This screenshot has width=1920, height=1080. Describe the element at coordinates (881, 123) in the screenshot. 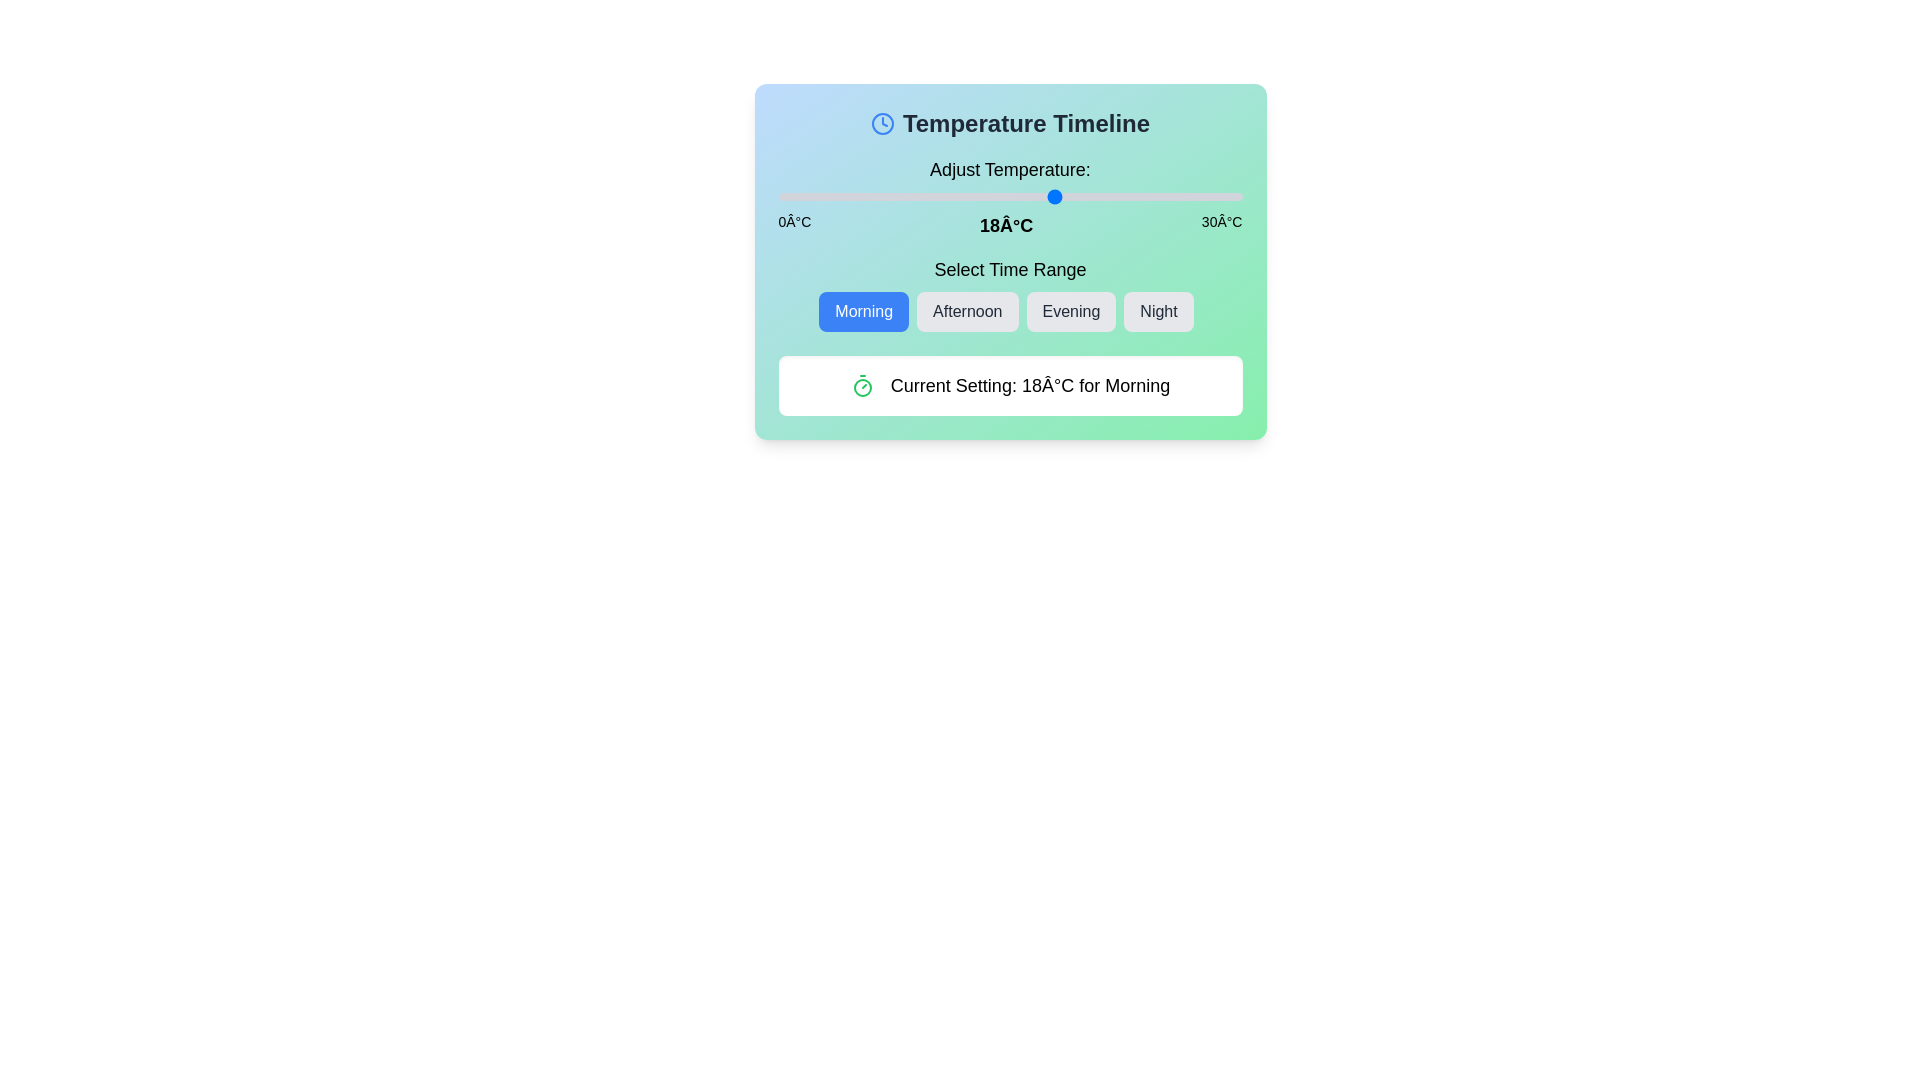

I see `the Clock icon (Clock or Timer) to trigger its associated action` at that location.